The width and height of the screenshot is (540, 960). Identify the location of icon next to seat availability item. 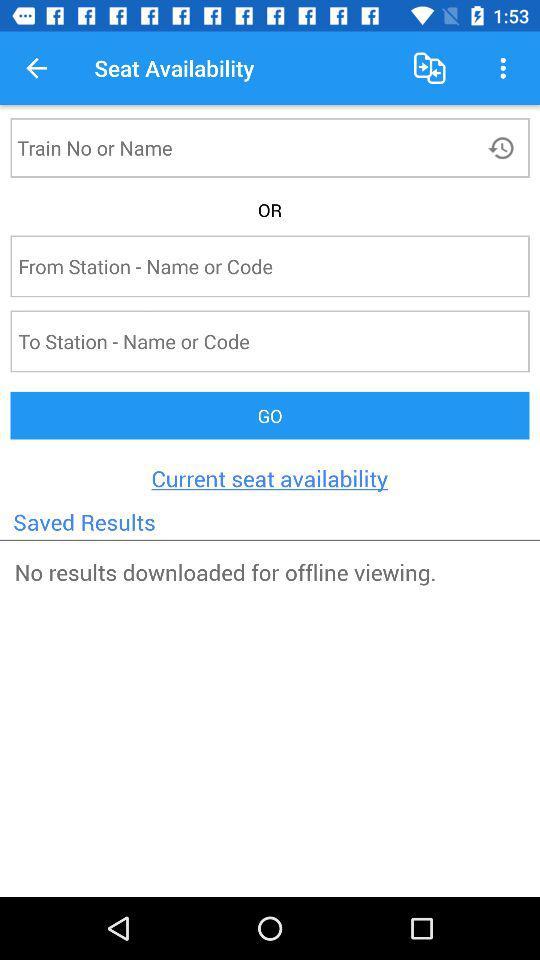
(36, 68).